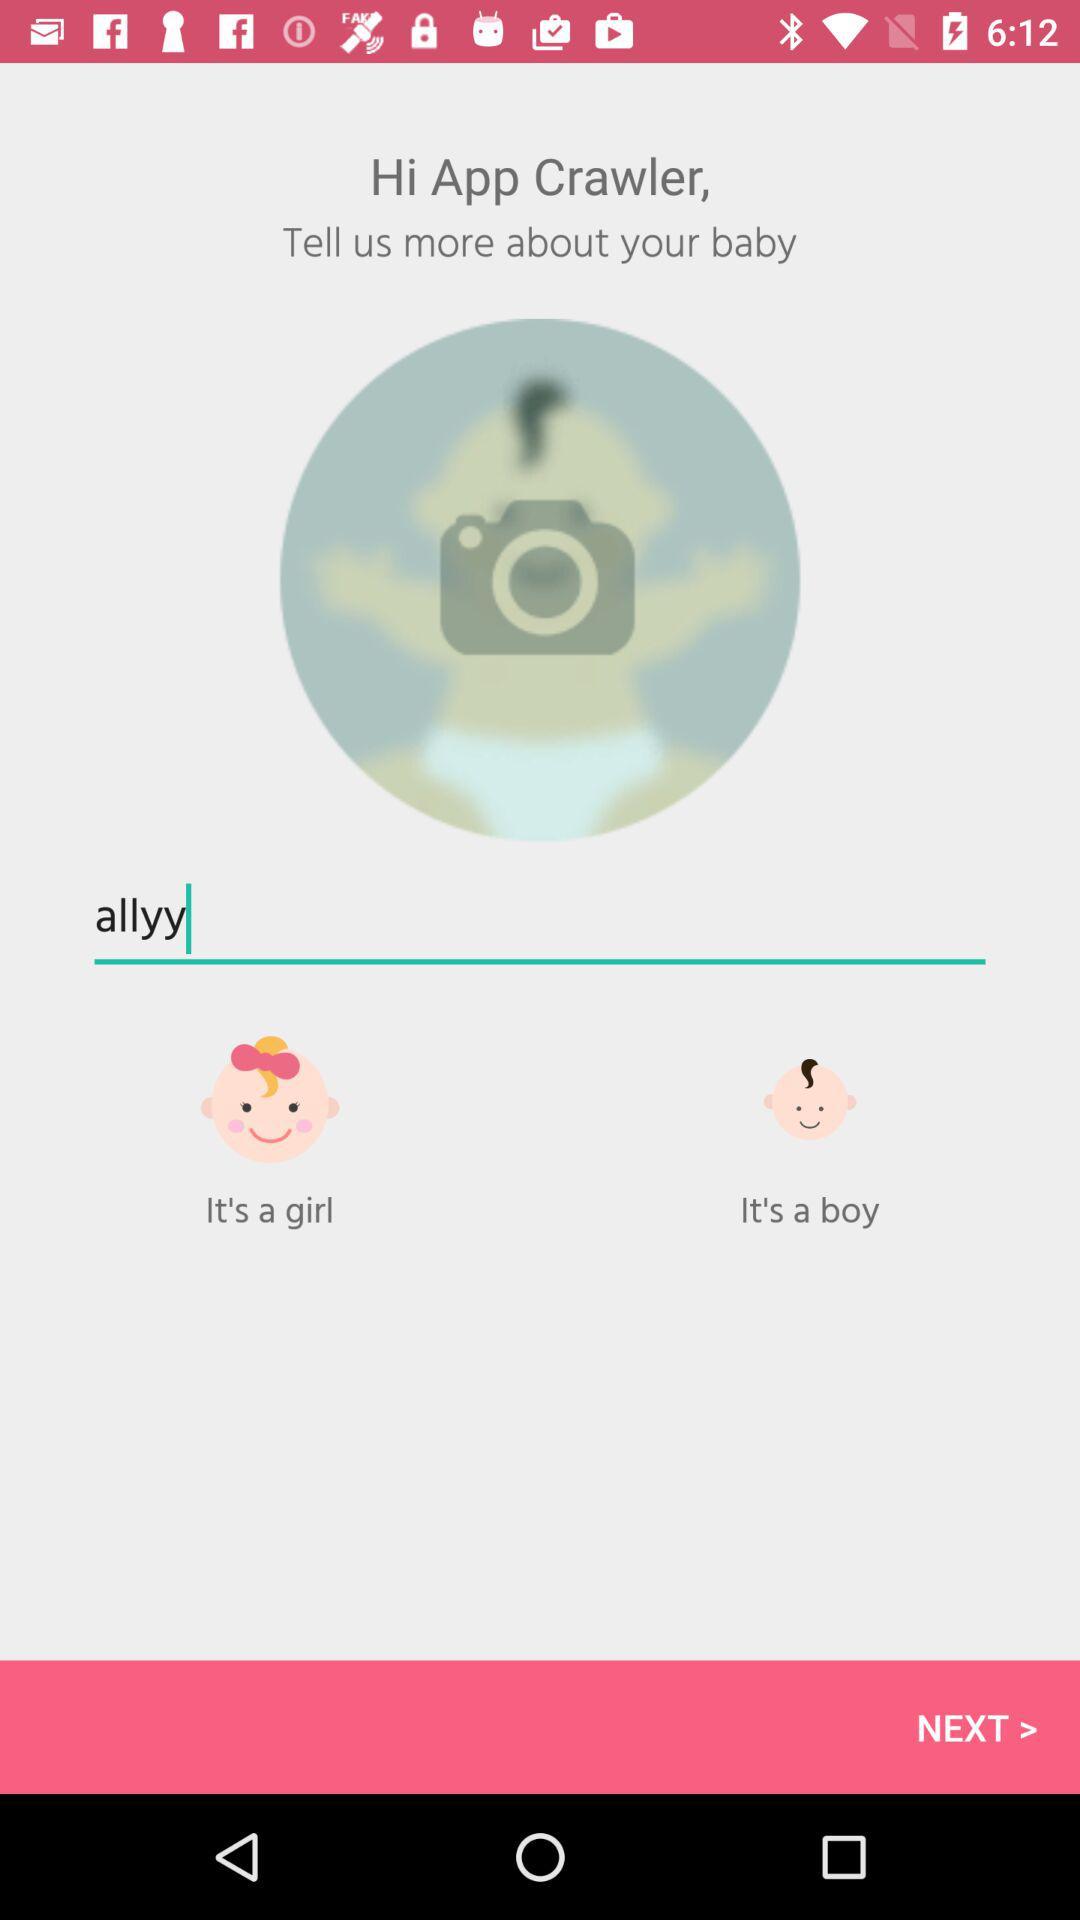 The height and width of the screenshot is (1920, 1080). What do you see at coordinates (540, 580) in the screenshot?
I see `turn camera on` at bounding box center [540, 580].